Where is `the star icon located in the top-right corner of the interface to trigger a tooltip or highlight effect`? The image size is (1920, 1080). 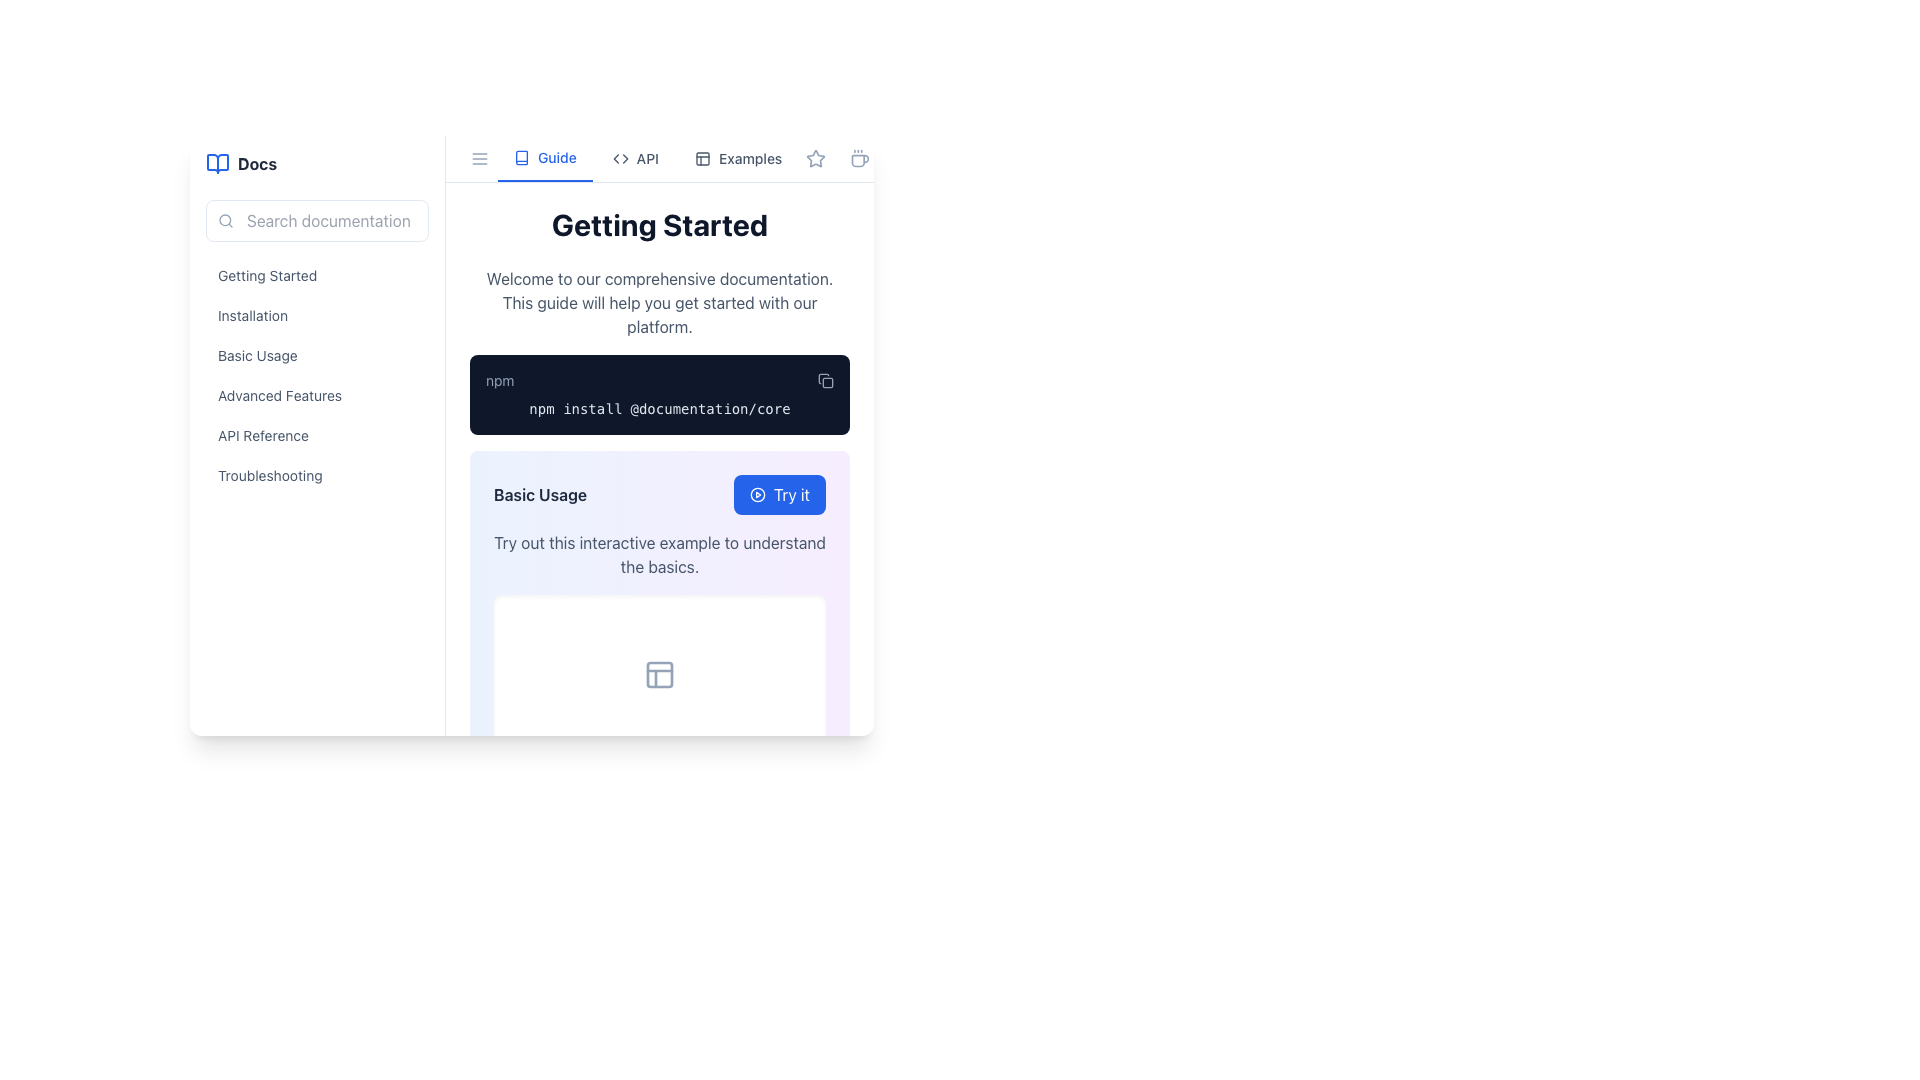 the star icon located in the top-right corner of the interface to trigger a tooltip or highlight effect is located at coordinates (816, 157).